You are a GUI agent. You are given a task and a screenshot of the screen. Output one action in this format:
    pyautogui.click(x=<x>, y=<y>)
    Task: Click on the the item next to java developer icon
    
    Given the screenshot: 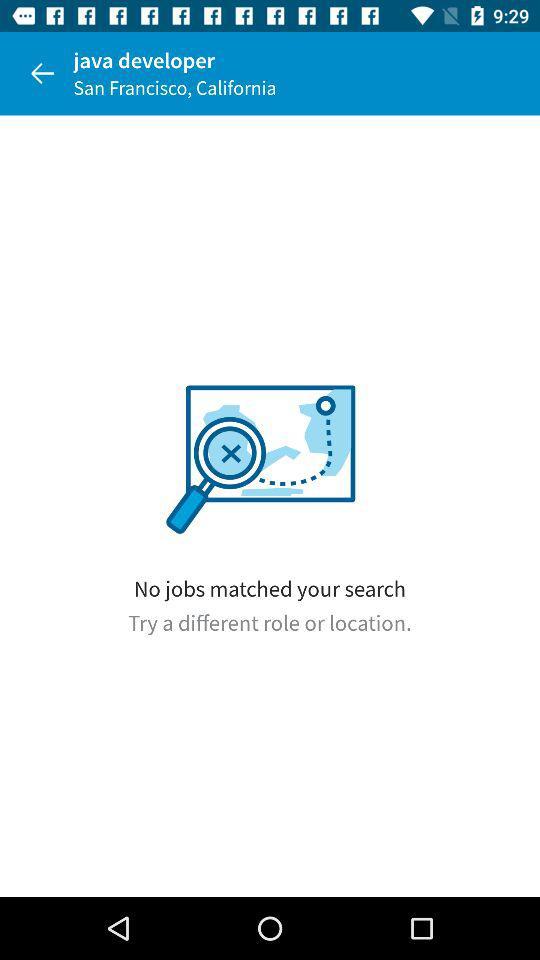 What is the action you would take?
    pyautogui.click(x=42, y=73)
    